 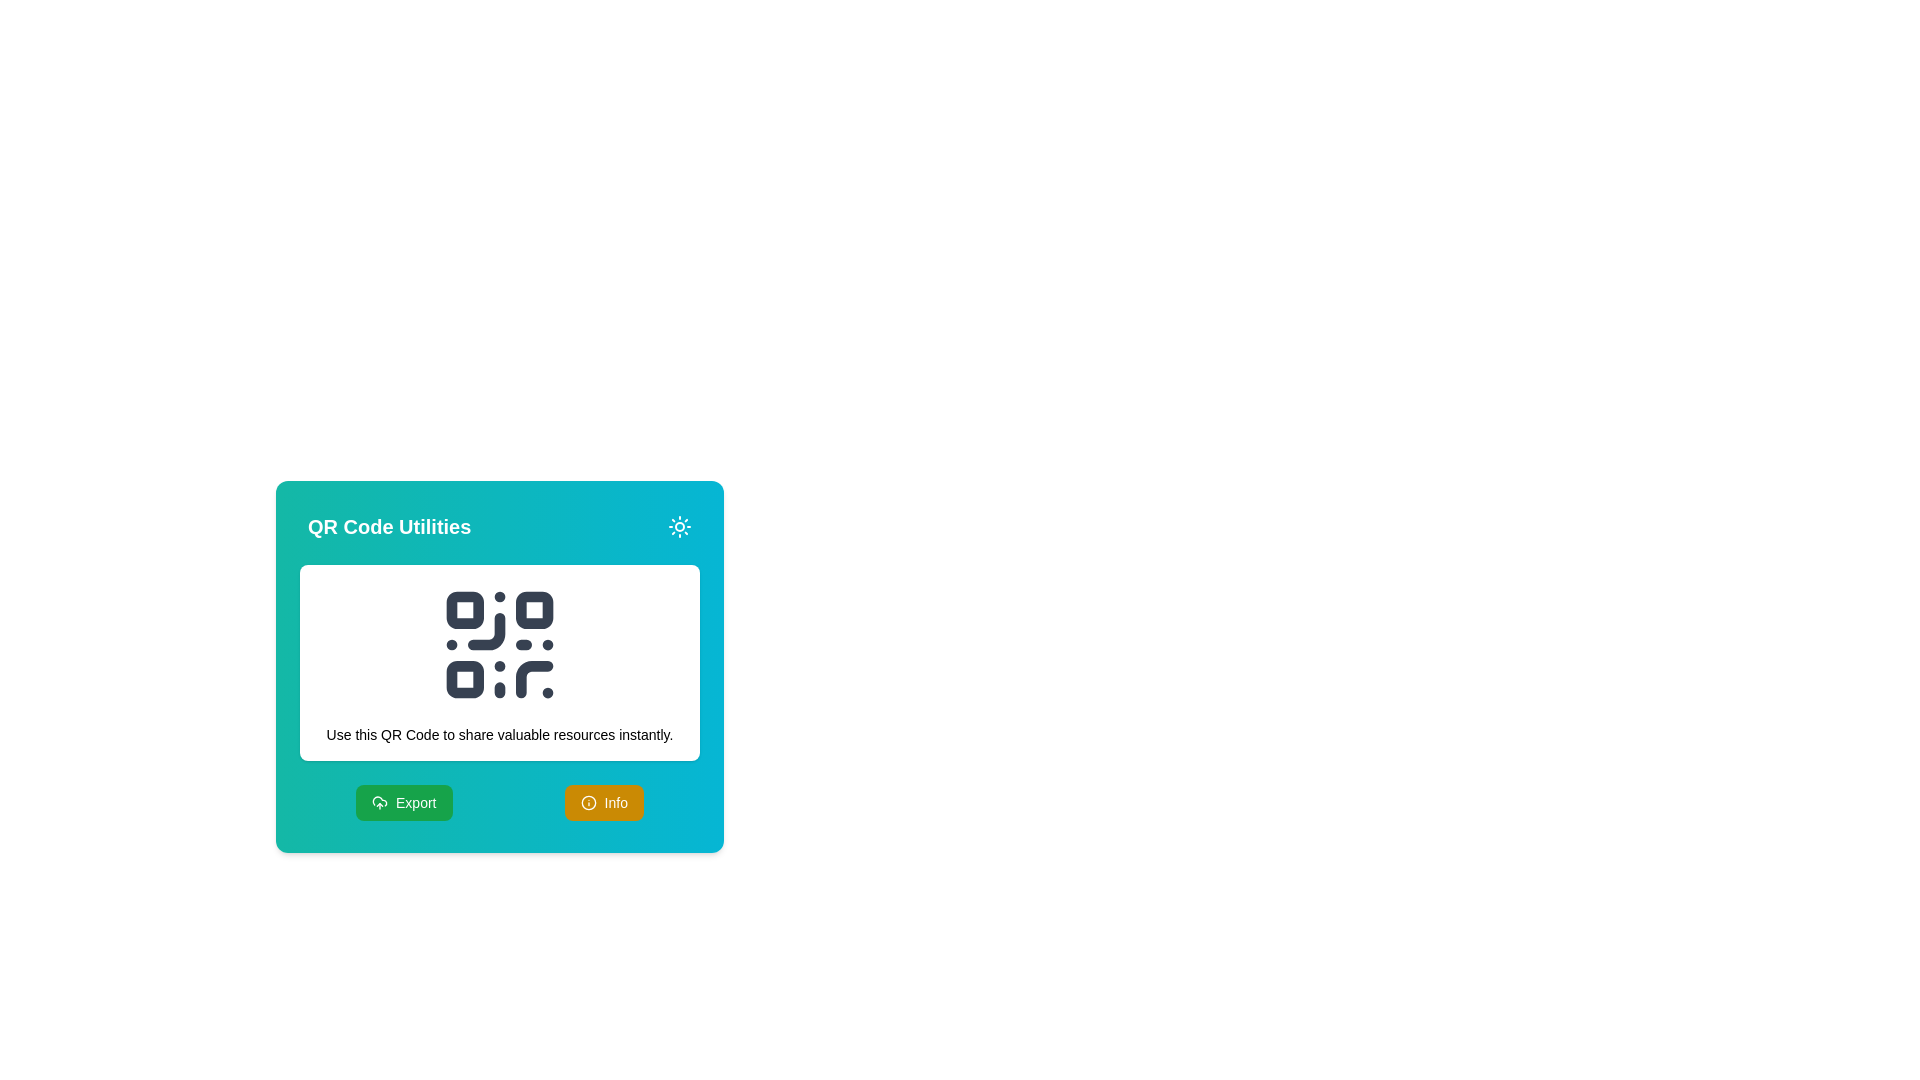 What do you see at coordinates (603, 801) in the screenshot?
I see `the 'Info' button with a muted yellow background and a circled letter 'i' icon` at bounding box center [603, 801].